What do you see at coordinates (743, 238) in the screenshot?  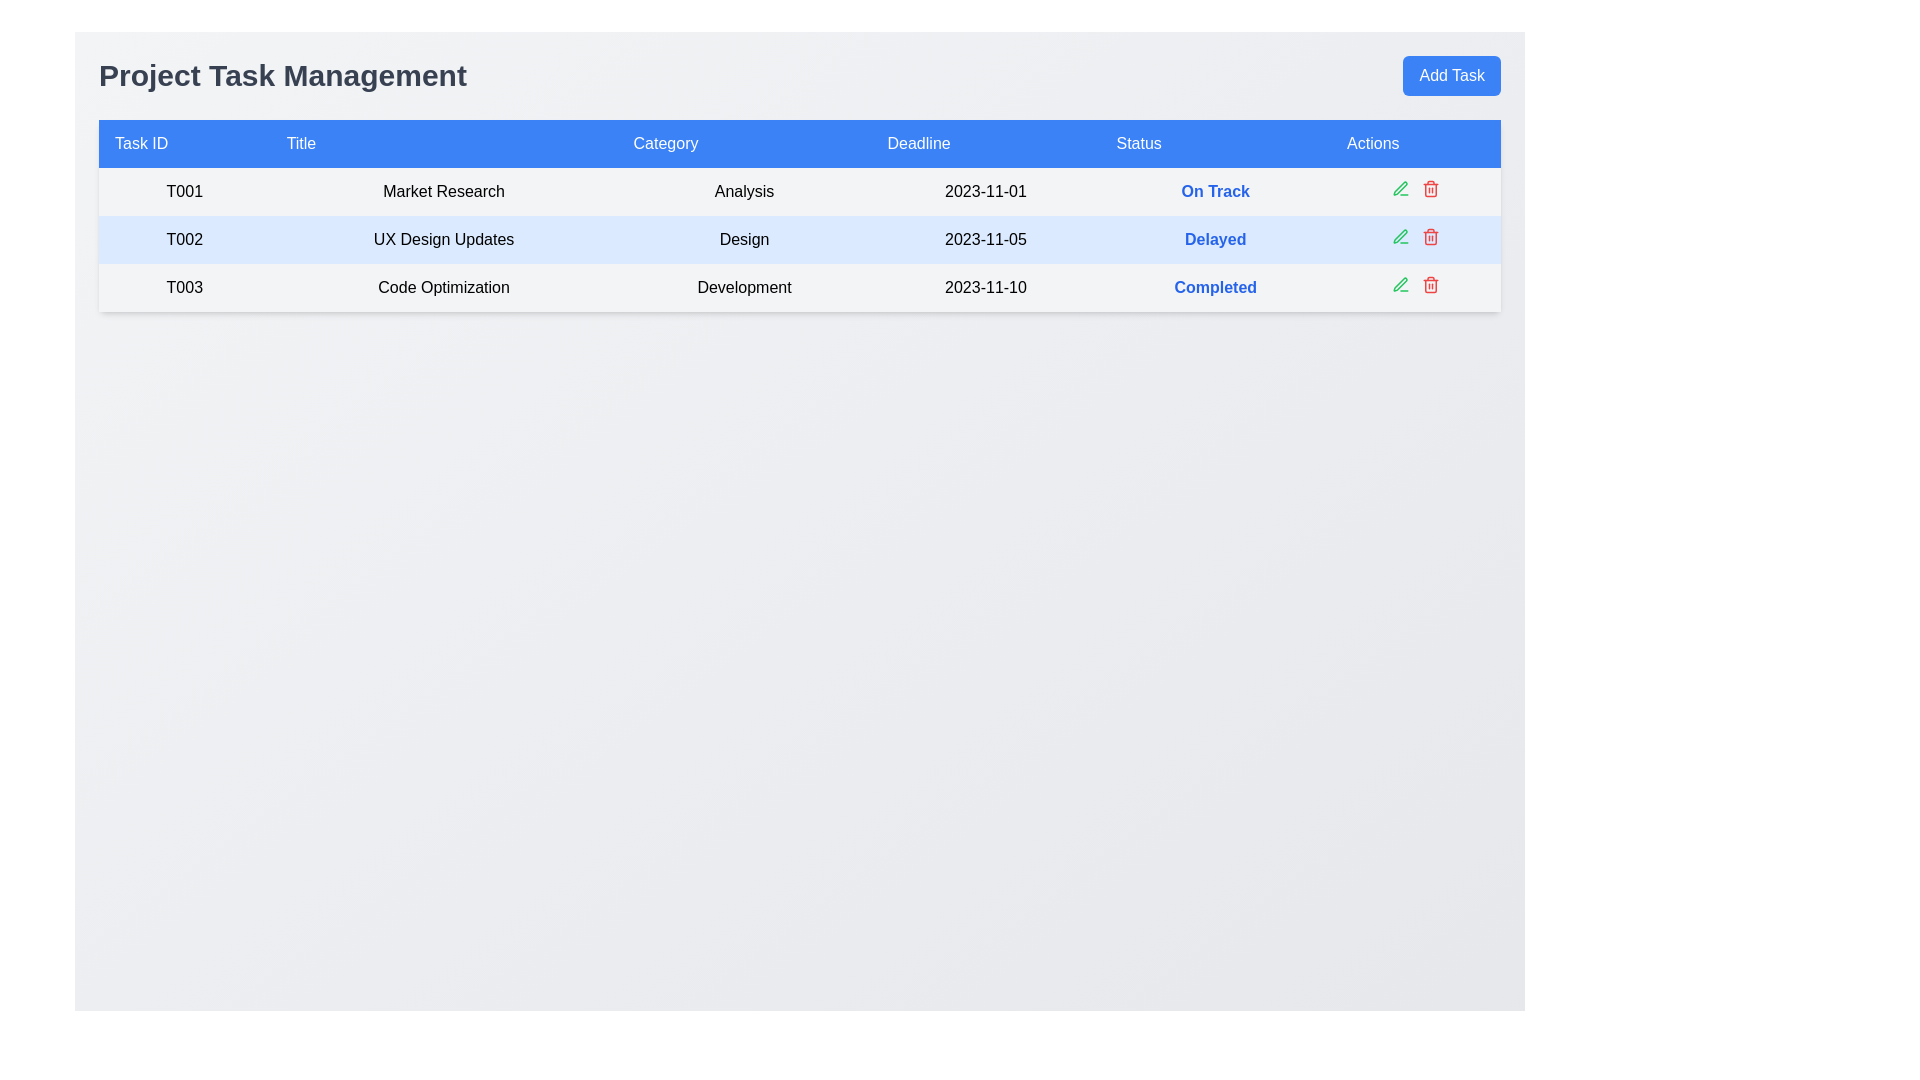 I see `the static label with the text 'Design', which is the third cell in the second row of the table under the 'Category' column` at bounding box center [743, 238].